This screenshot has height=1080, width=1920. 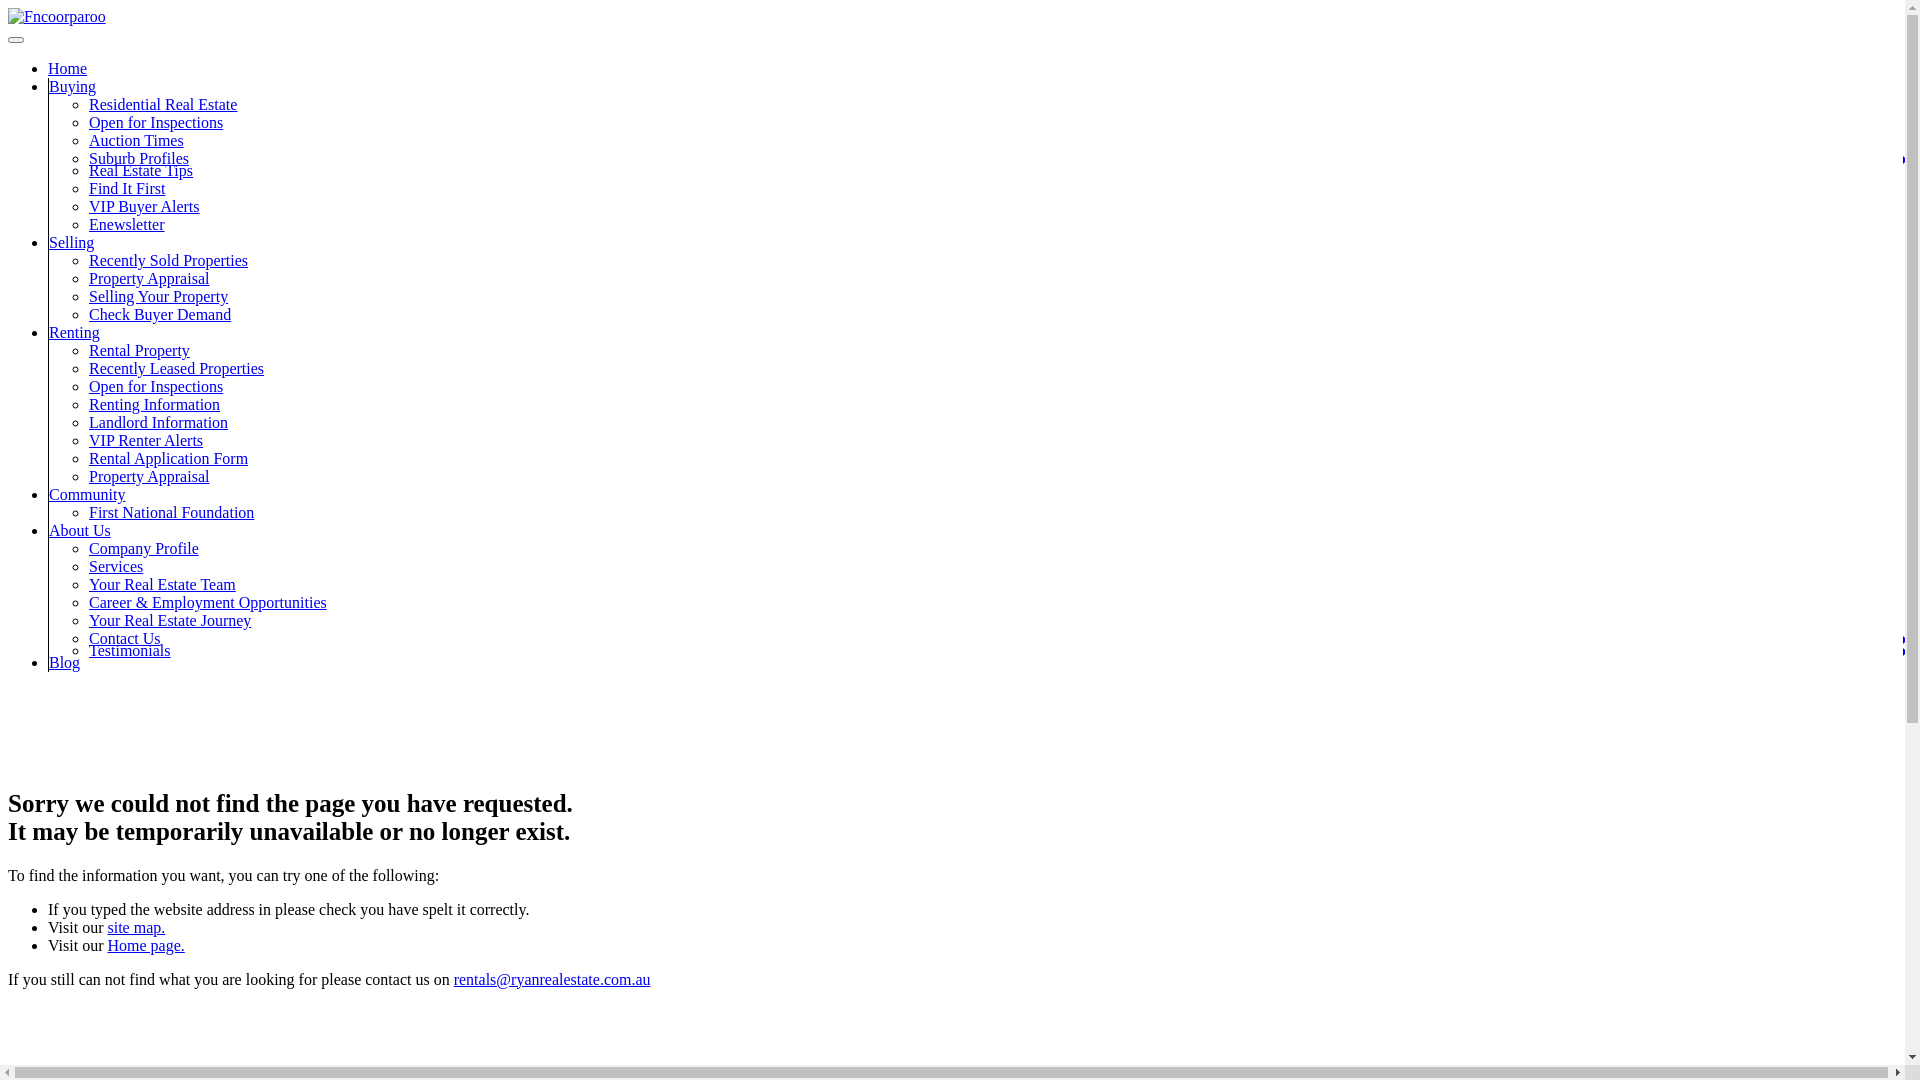 What do you see at coordinates (125, 224) in the screenshot?
I see `'Enewsletter'` at bounding box center [125, 224].